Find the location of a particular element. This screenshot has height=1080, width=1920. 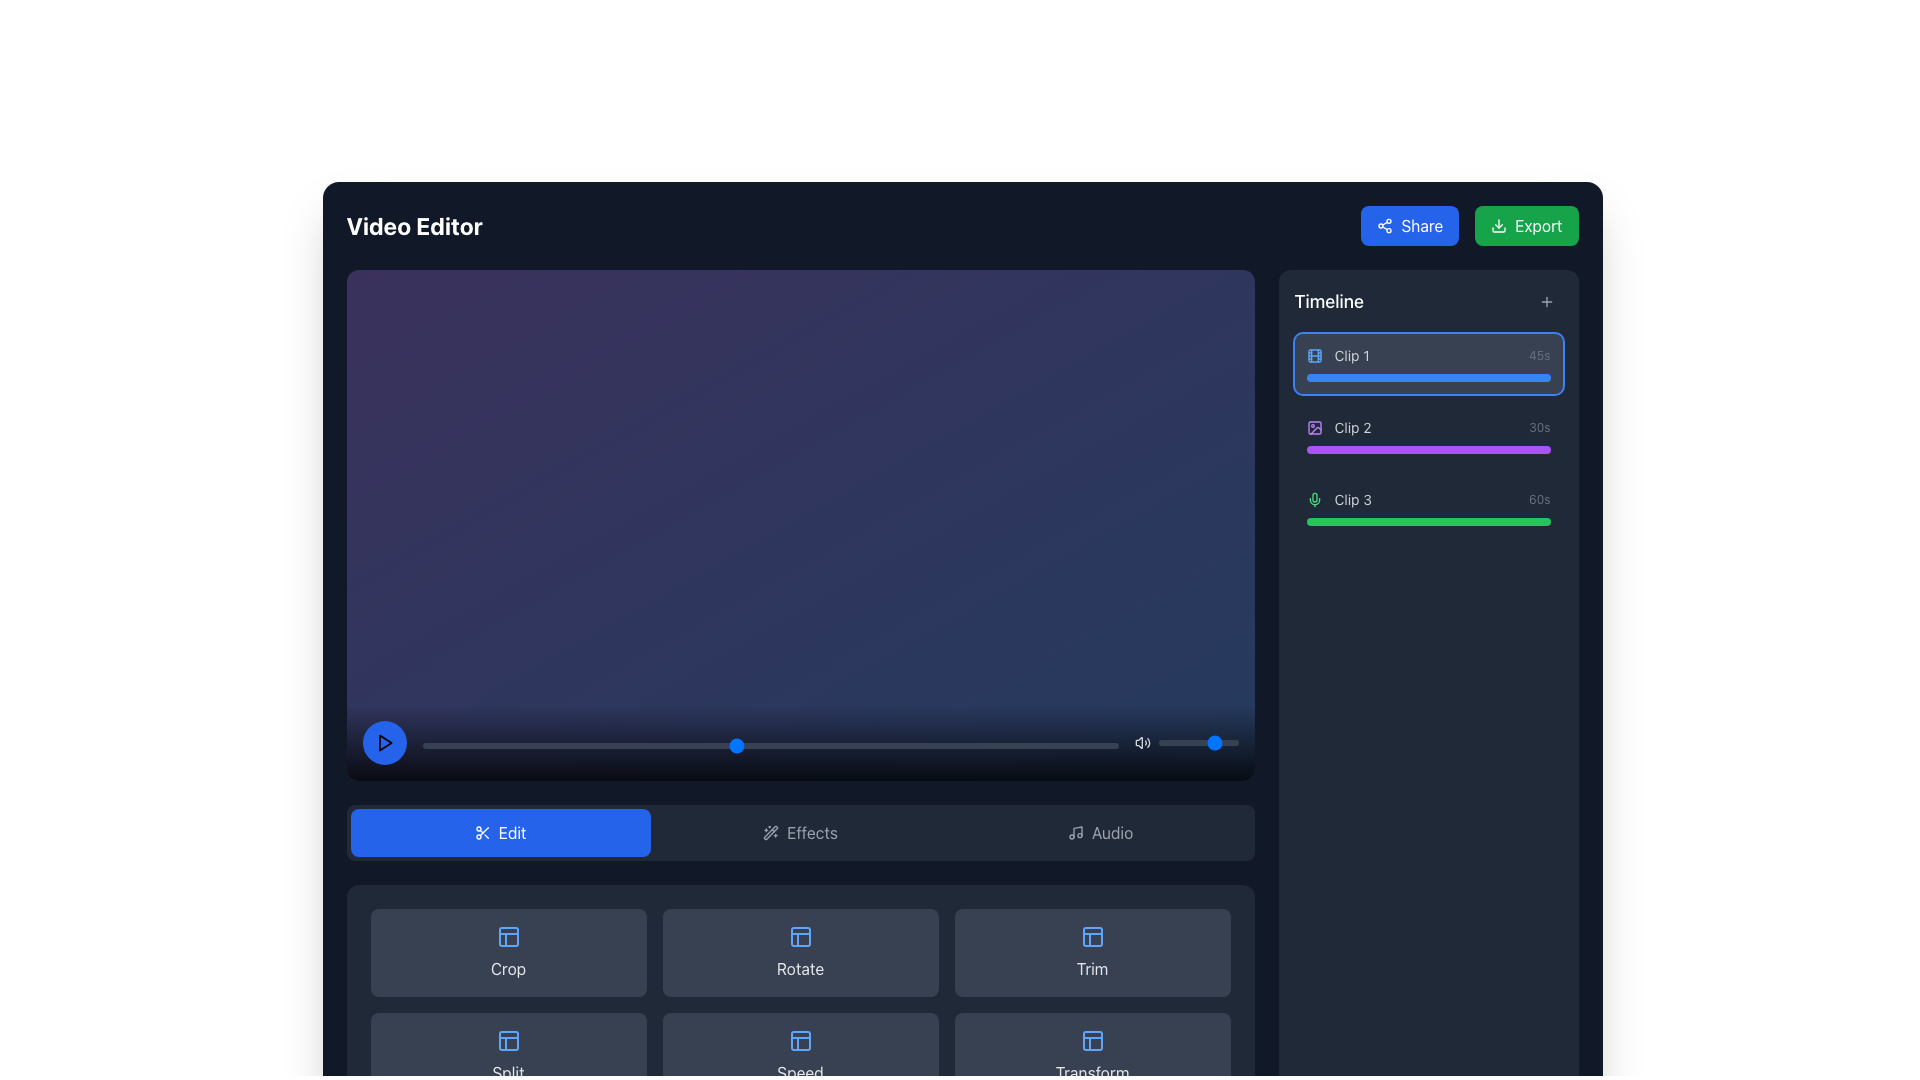

the play icon embedded in the circular play button is located at coordinates (385, 742).